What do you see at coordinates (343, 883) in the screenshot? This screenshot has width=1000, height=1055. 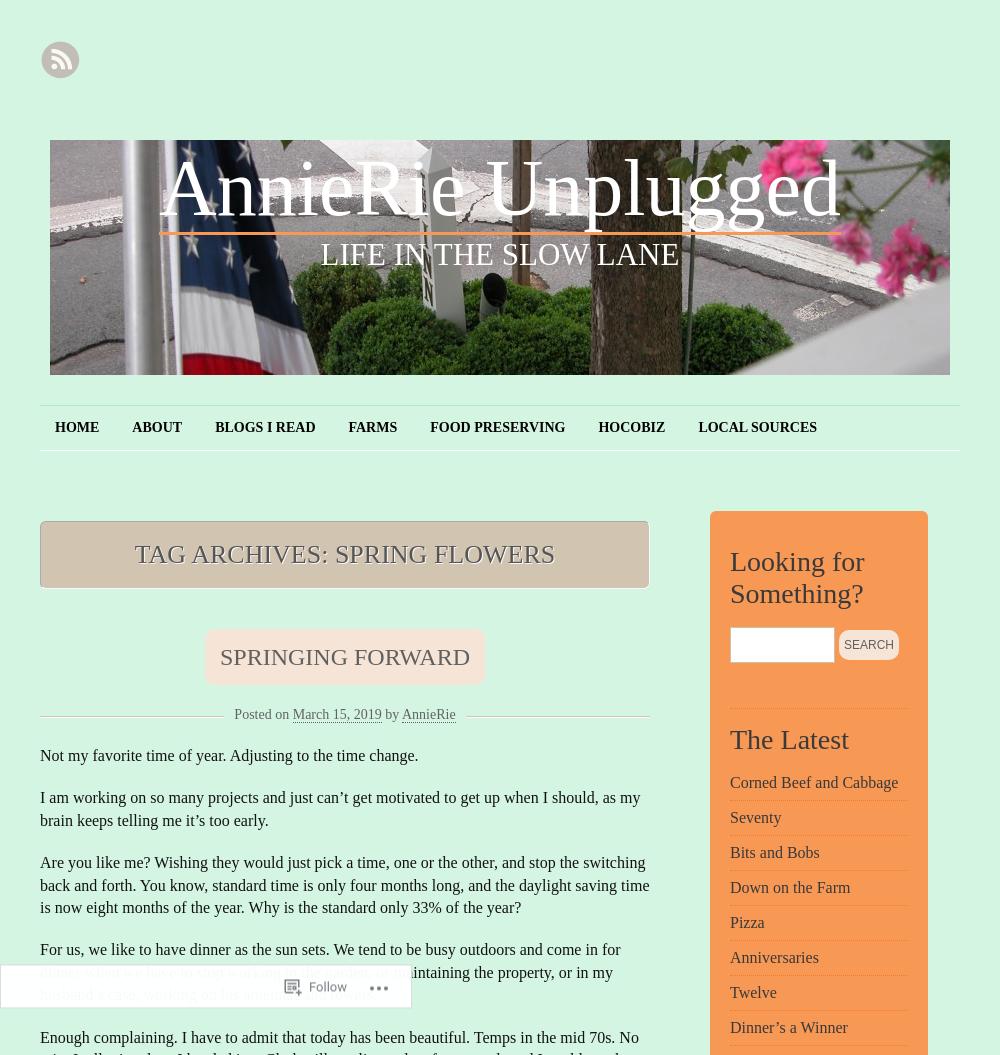 I see `'Are you like me? Wishing they would just pick a time, one or the other, and stop the switching back and forth. You know, standard time is only four months long, and the daylight saving time is now eight months of the year. Why is the standard only 33% of the year?'` at bounding box center [343, 883].